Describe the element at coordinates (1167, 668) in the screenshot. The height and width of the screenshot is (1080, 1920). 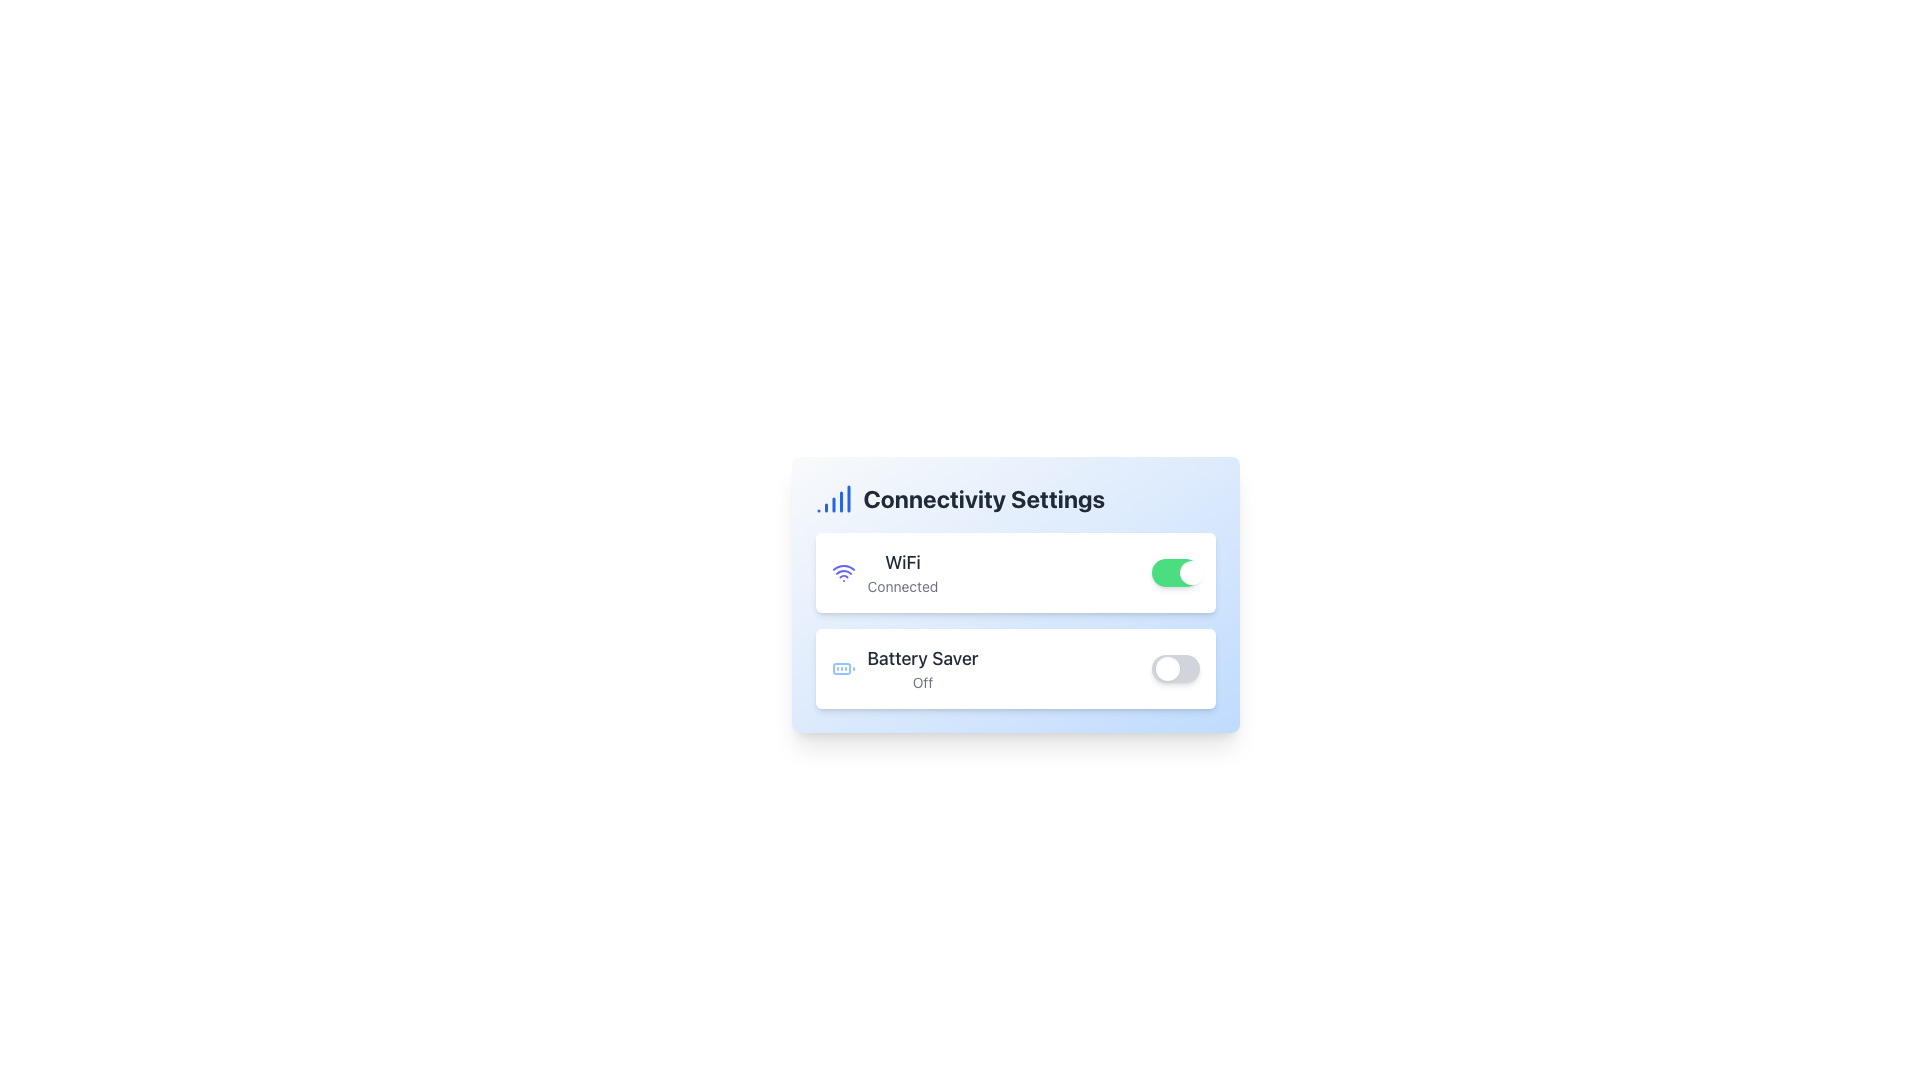
I see `the circular toggle switch handle, which is styled as a white button with rounded borders` at that location.